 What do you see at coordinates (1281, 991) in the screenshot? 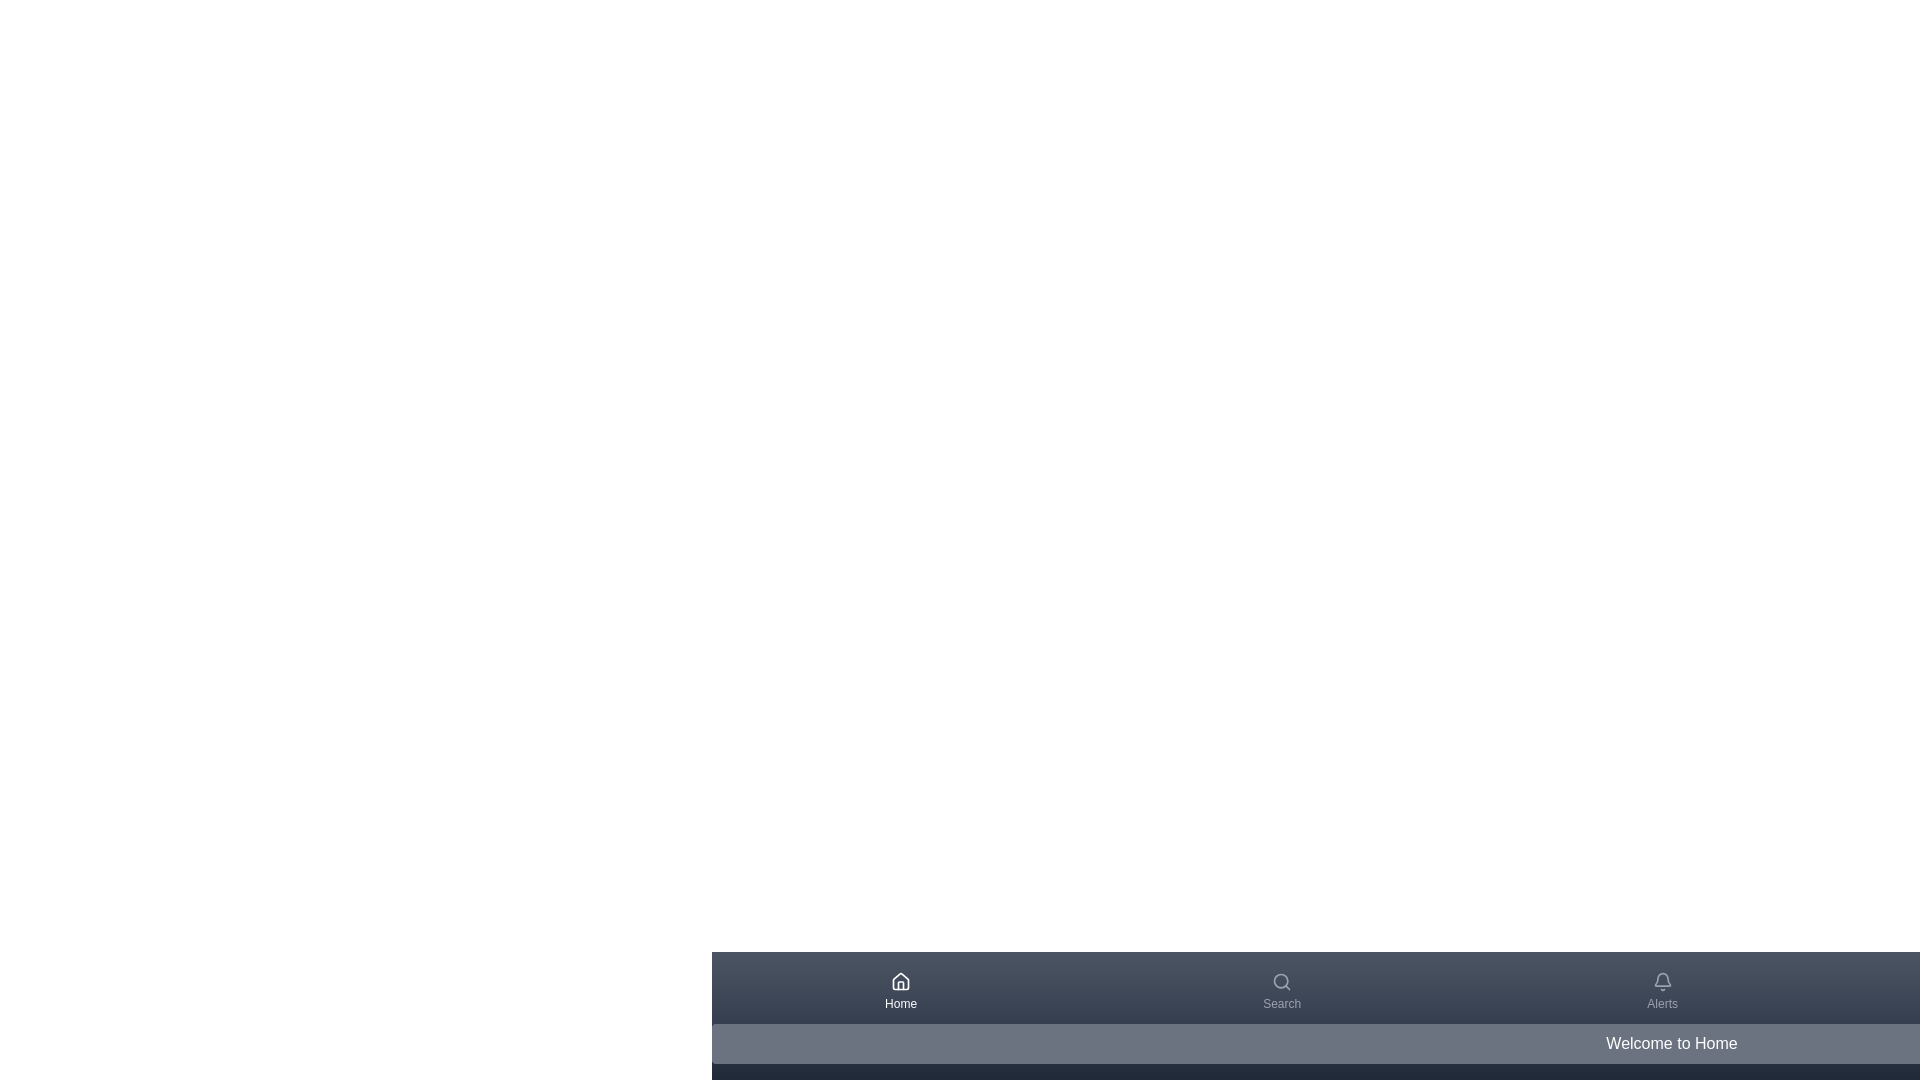
I see `the Search tab icon to see the hover effect` at bounding box center [1281, 991].